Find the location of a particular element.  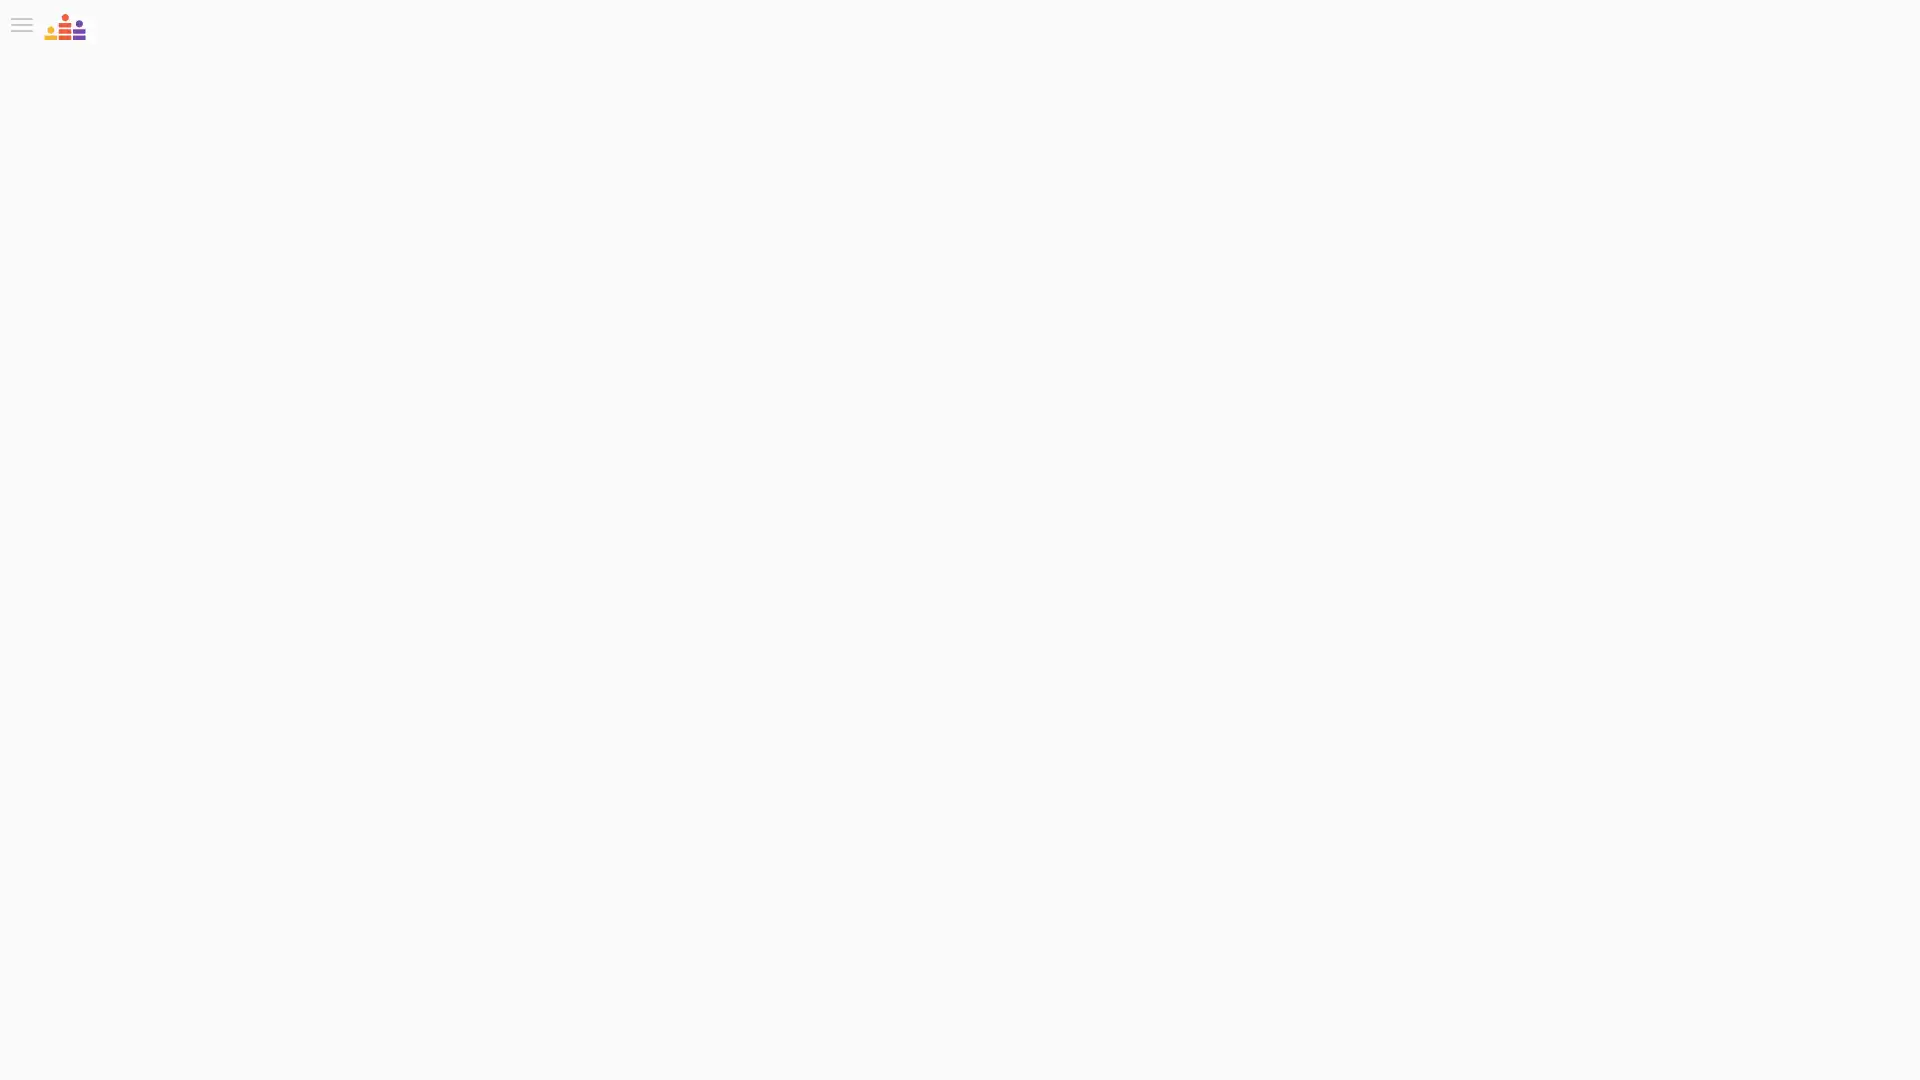

Toggle Sidebar Menu is located at coordinates (41, 68).